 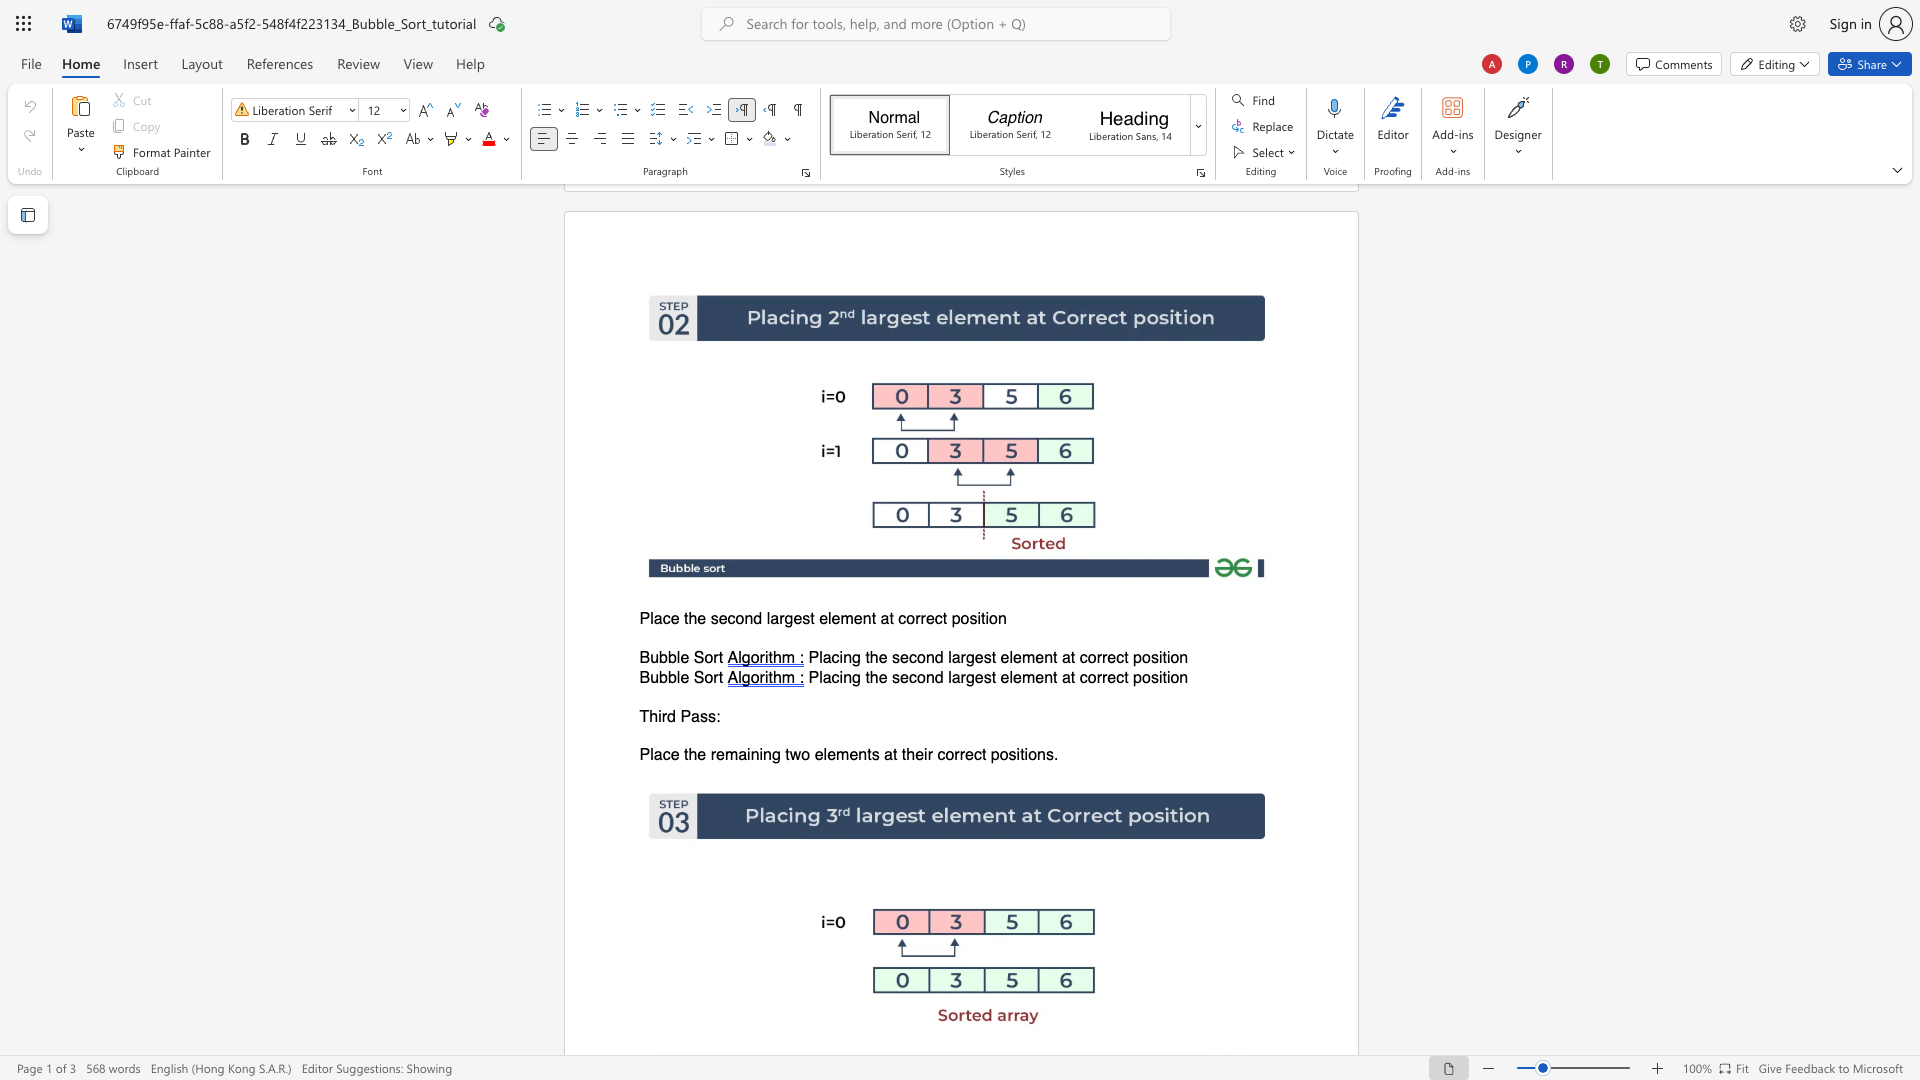 What do you see at coordinates (654, 658) in the screenshot?
I see `the 1th character "u" in the text` at bounding box center [654, 658].